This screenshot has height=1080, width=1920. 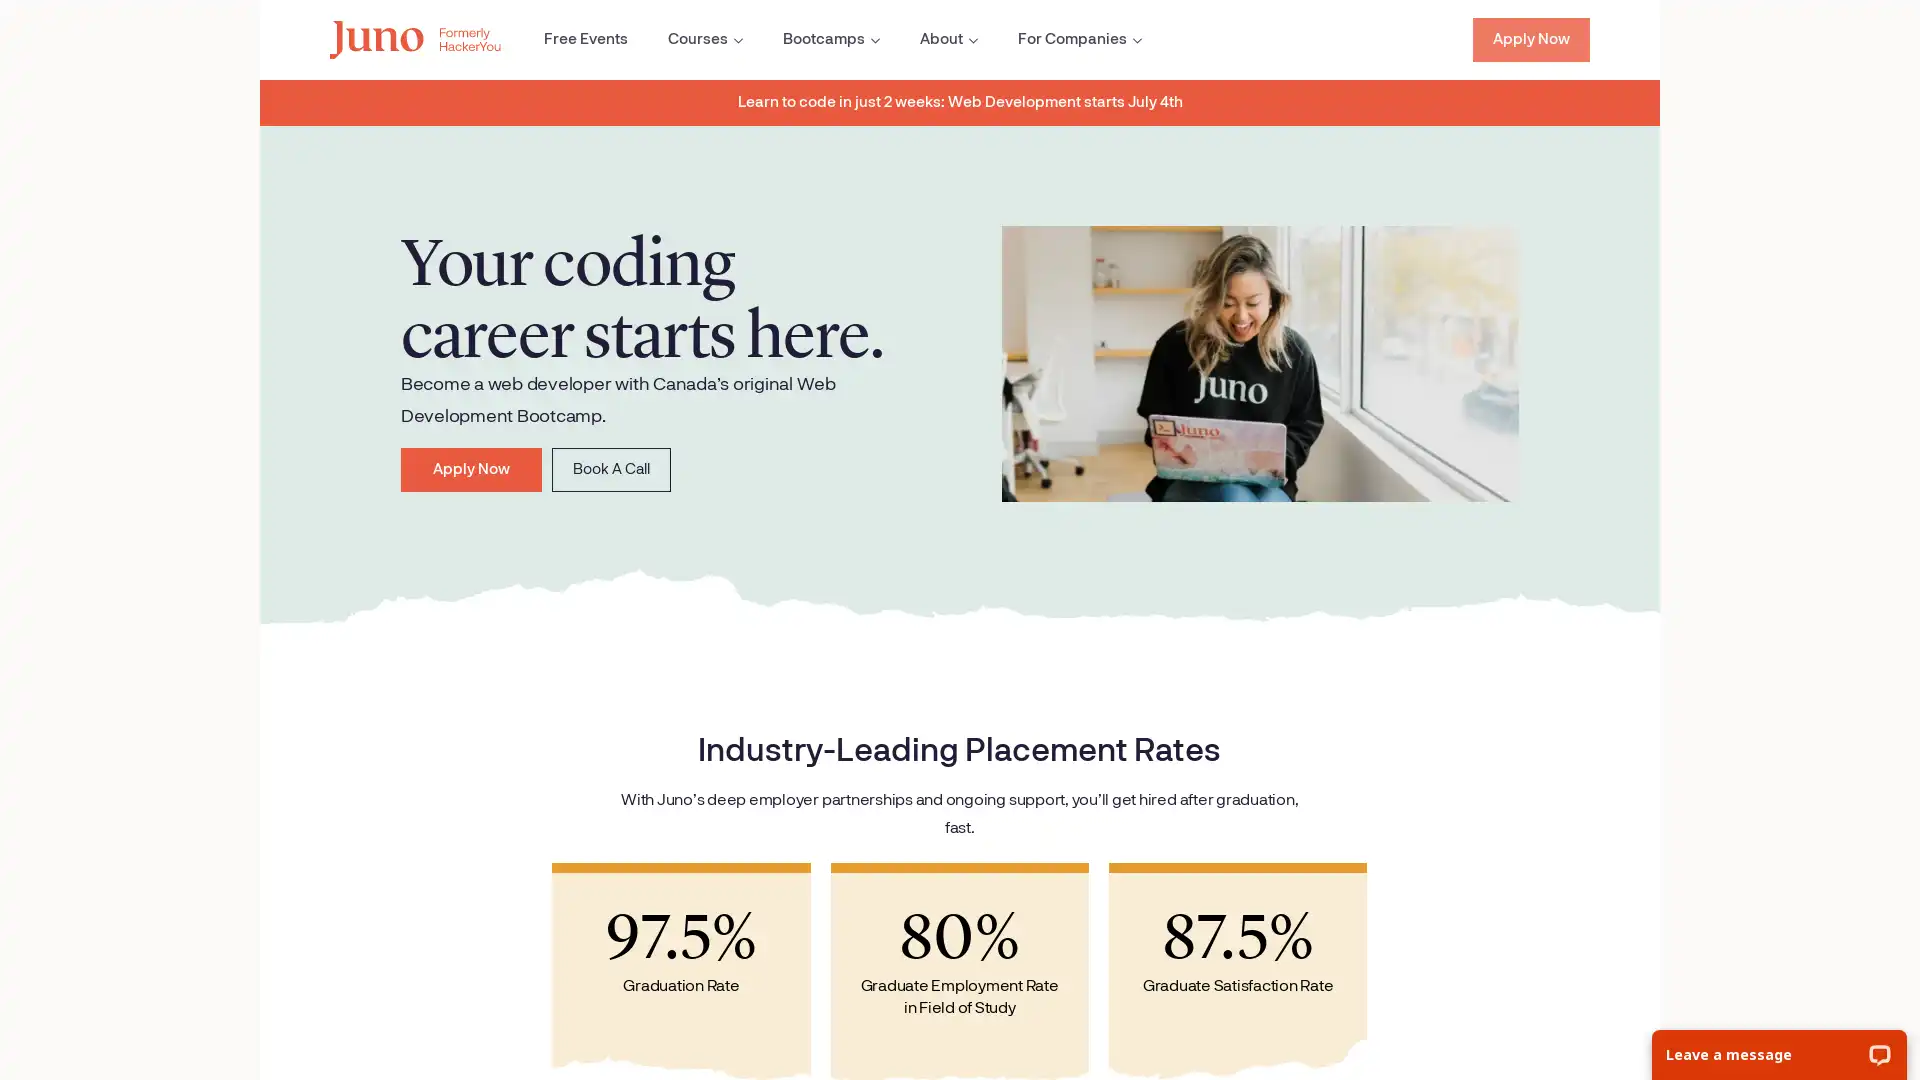 I want to click on Open the For Companies sub menu., so click(x=1061, y=39).